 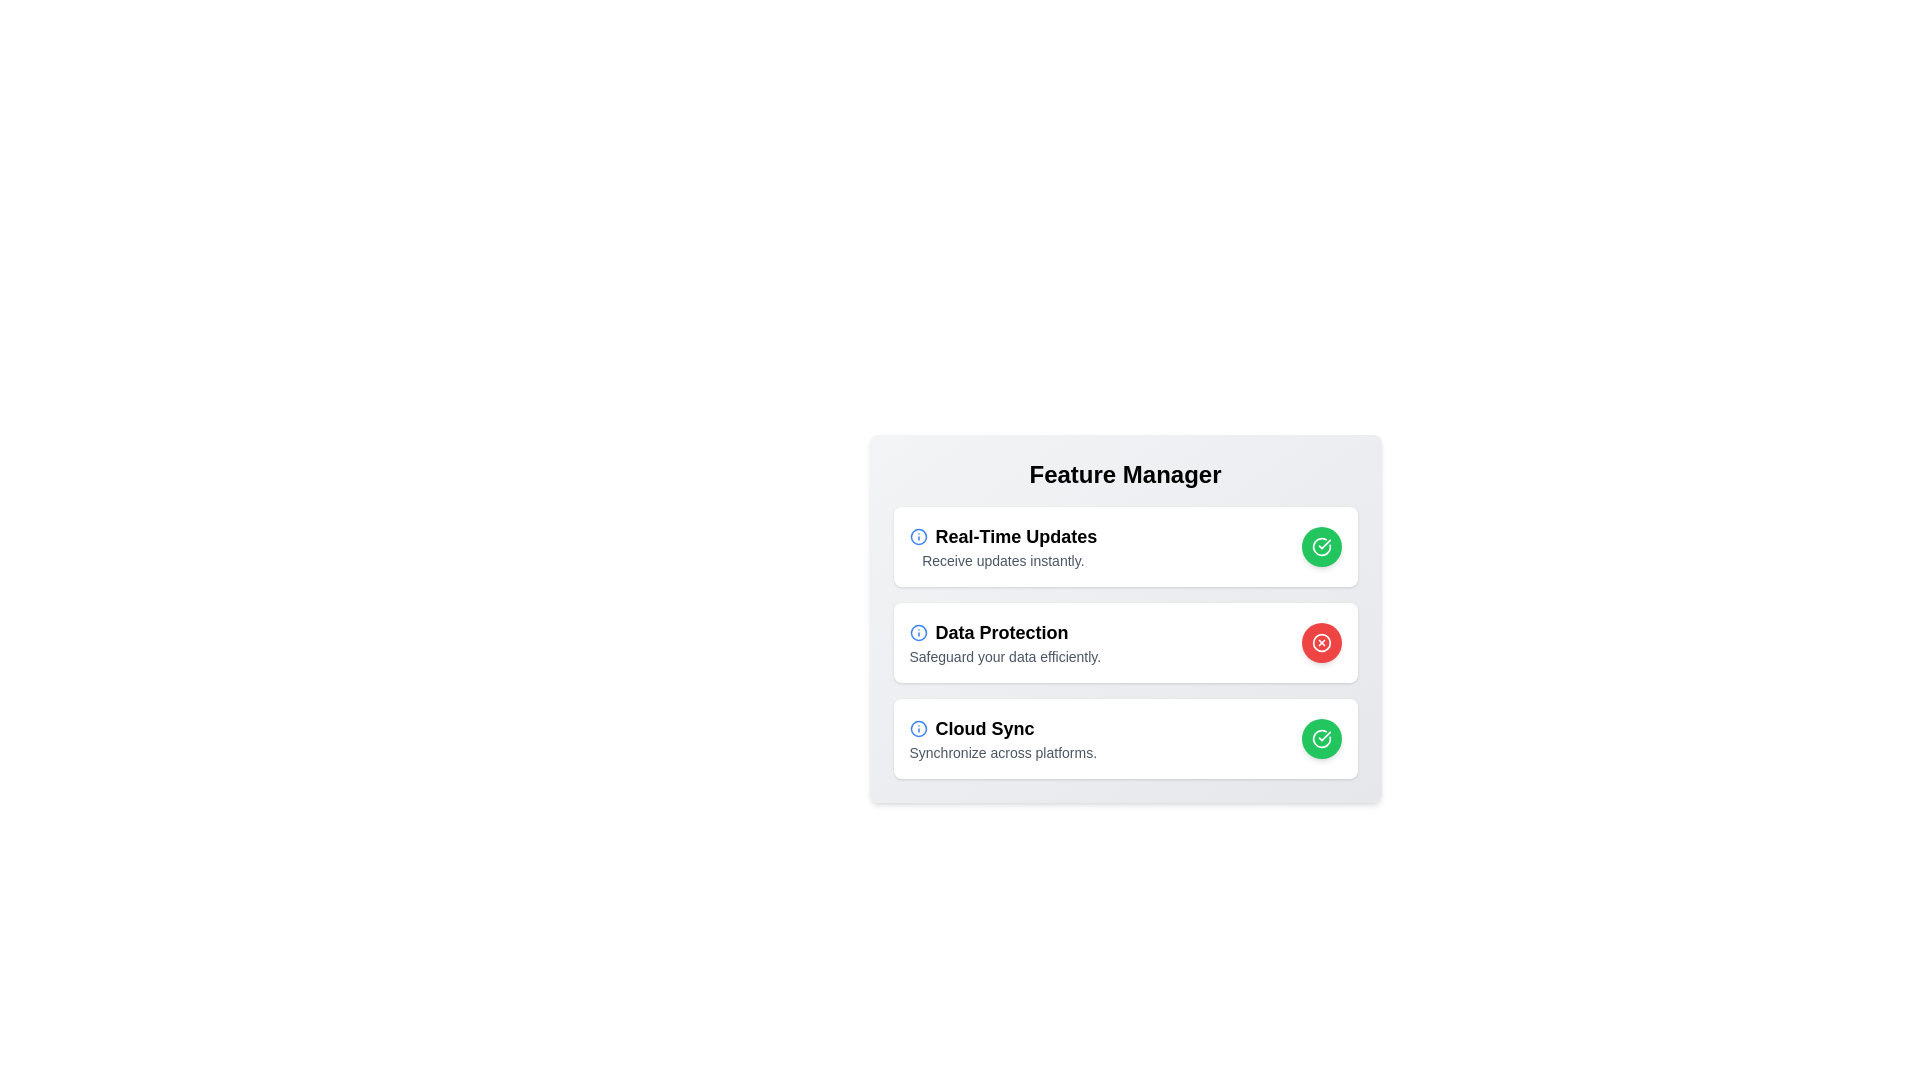 What do you see at coordinates (1125, 474) in the screenshot?
I see `the 'Feature Manager' header text` at bounding box center [1125, 474].